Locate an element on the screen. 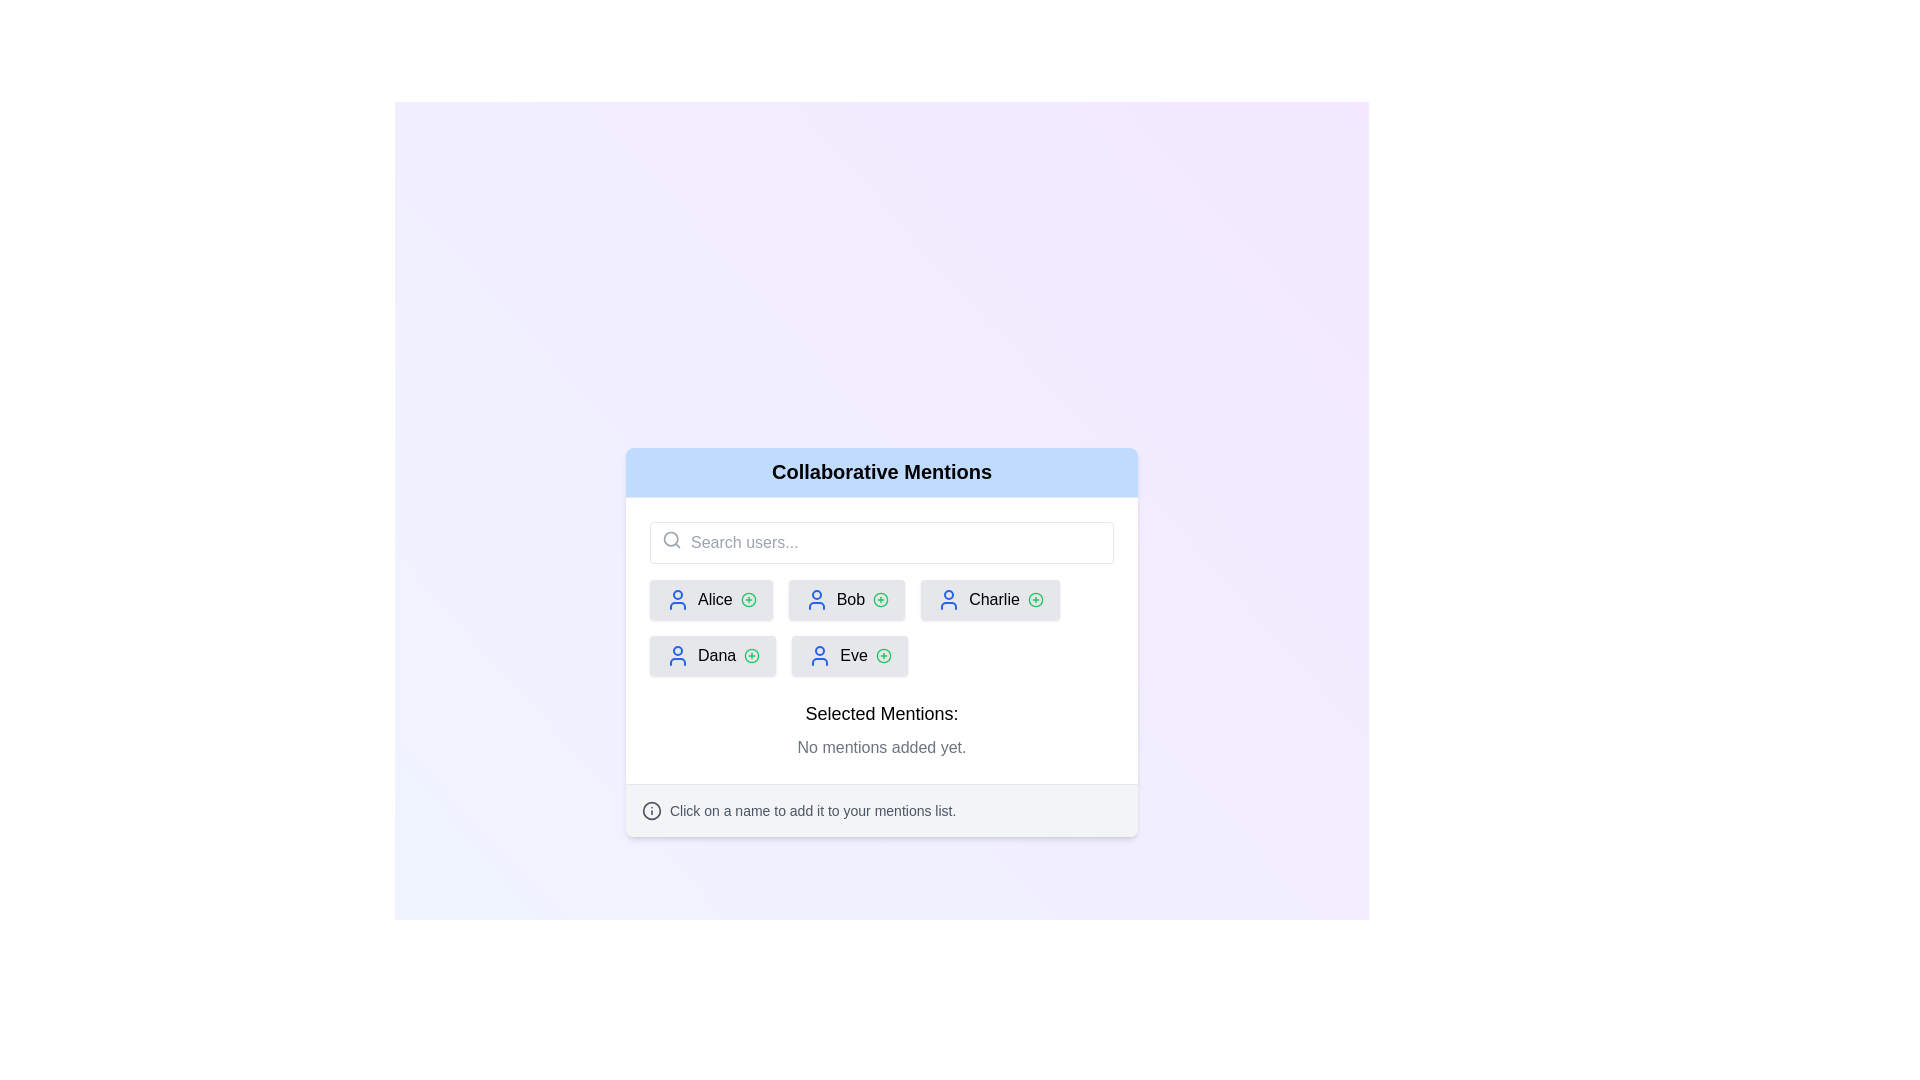  text displayed in the rectangular section labeled 'Selected Mentions:' with subtext 'No mentions added yet.' located at the bottom of the main card is located at coordinates (881, 729).